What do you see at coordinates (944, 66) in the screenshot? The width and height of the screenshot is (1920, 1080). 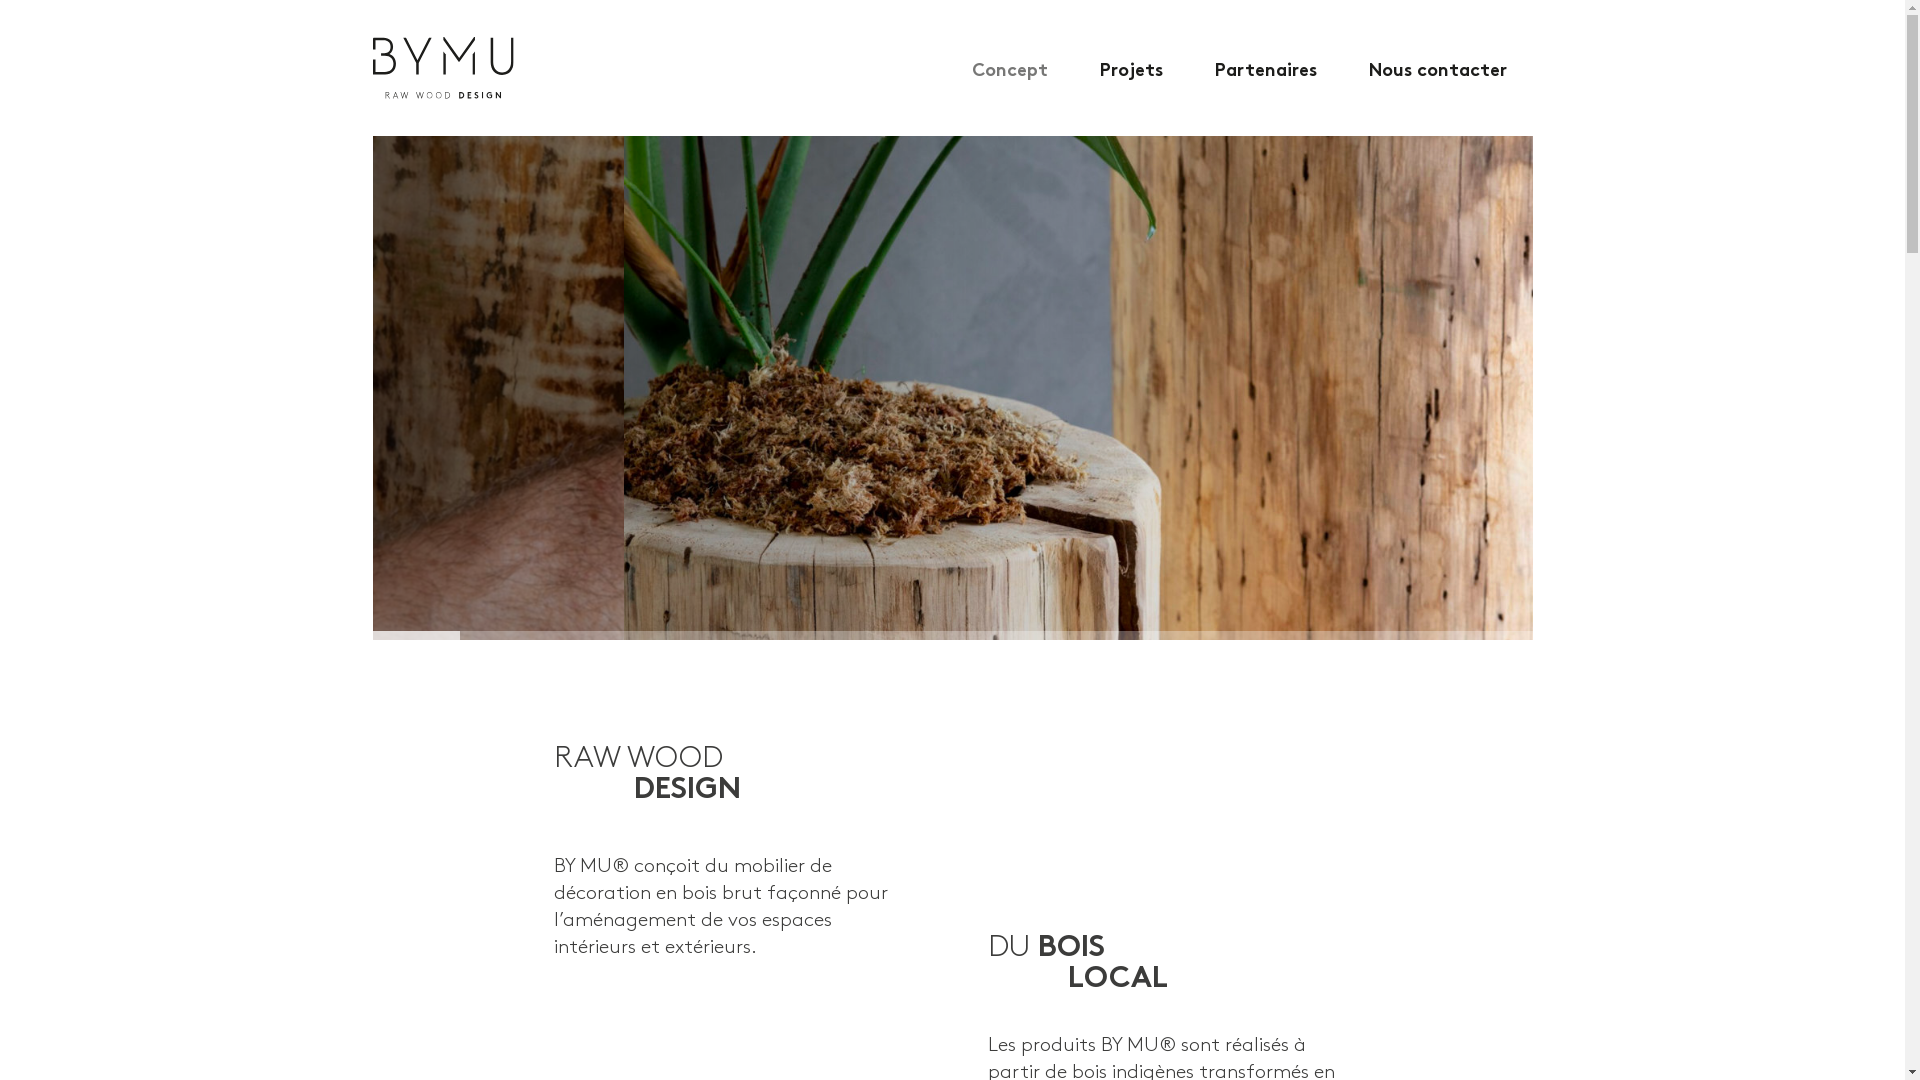 I see `'Concept'` at bounding box center [944, 66].